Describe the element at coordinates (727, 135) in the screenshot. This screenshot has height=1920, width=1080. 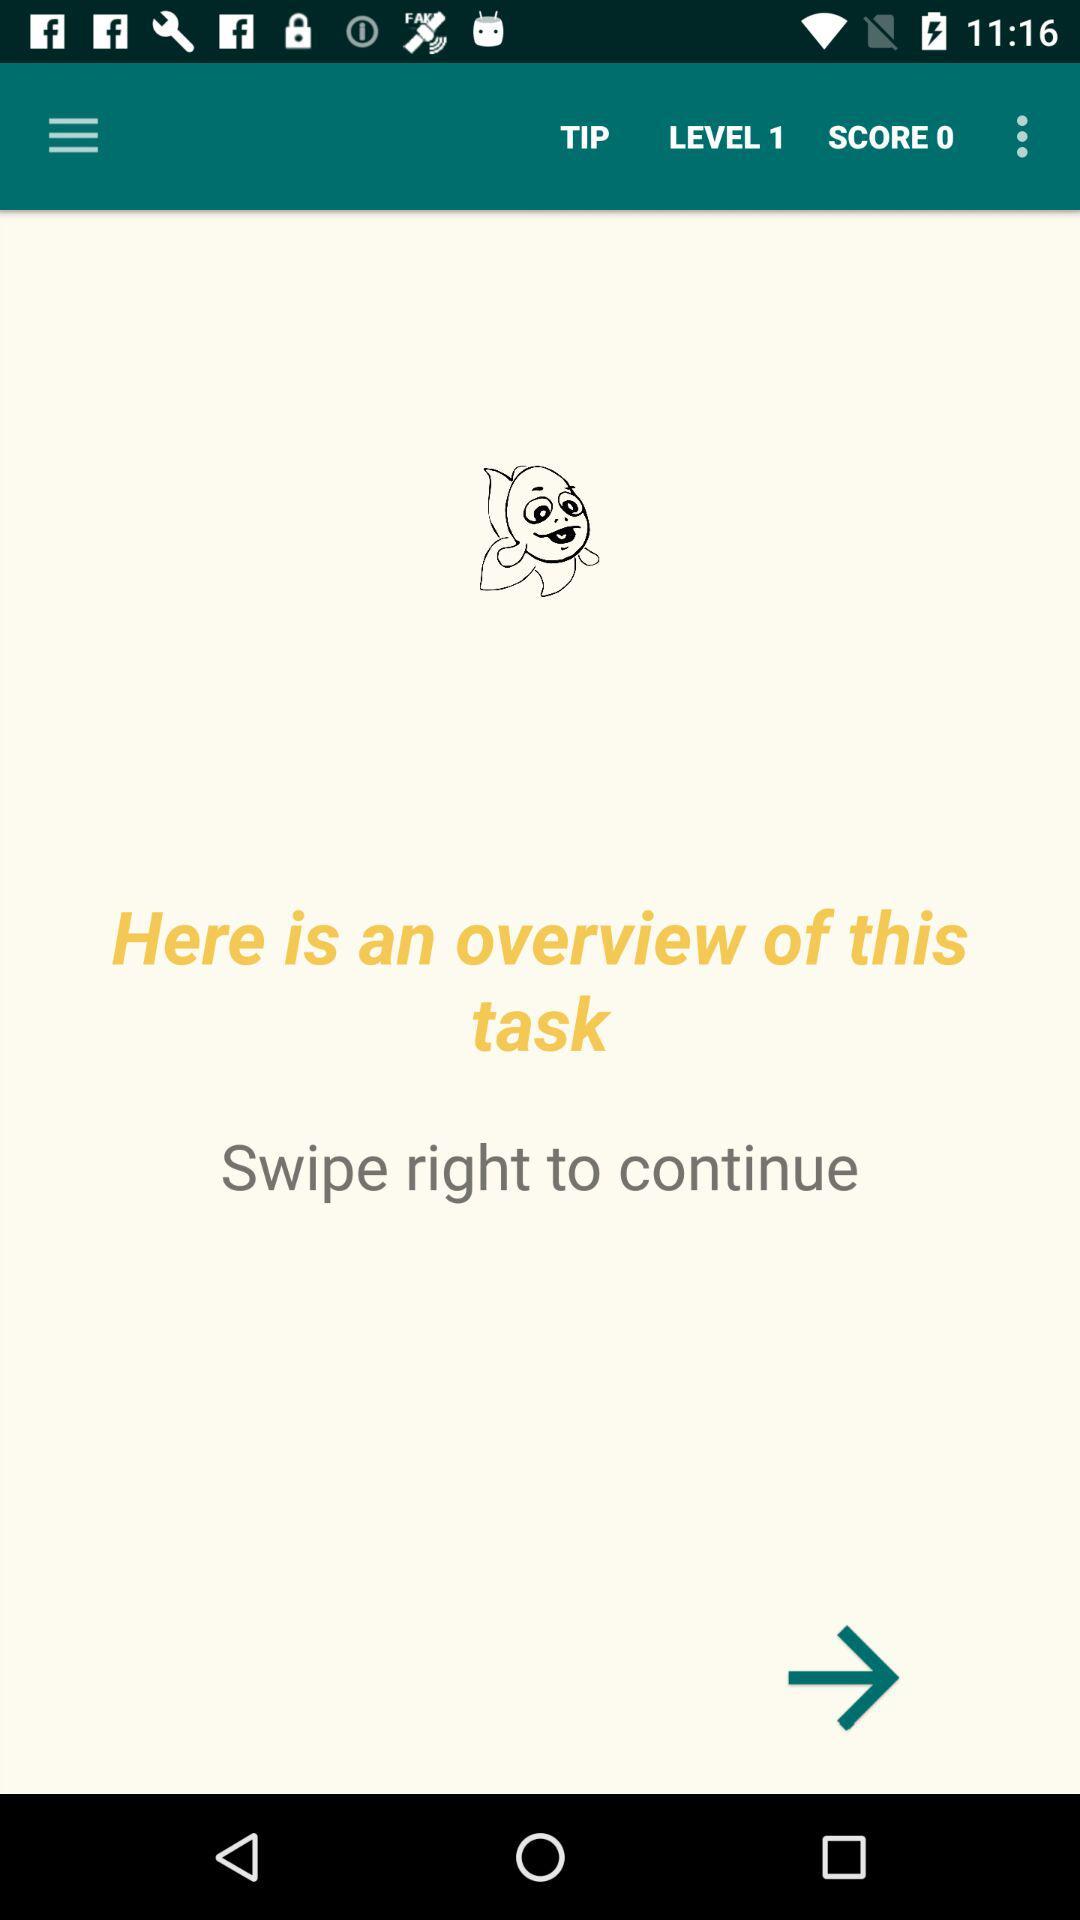
I see `the level 1 icon` at that location.